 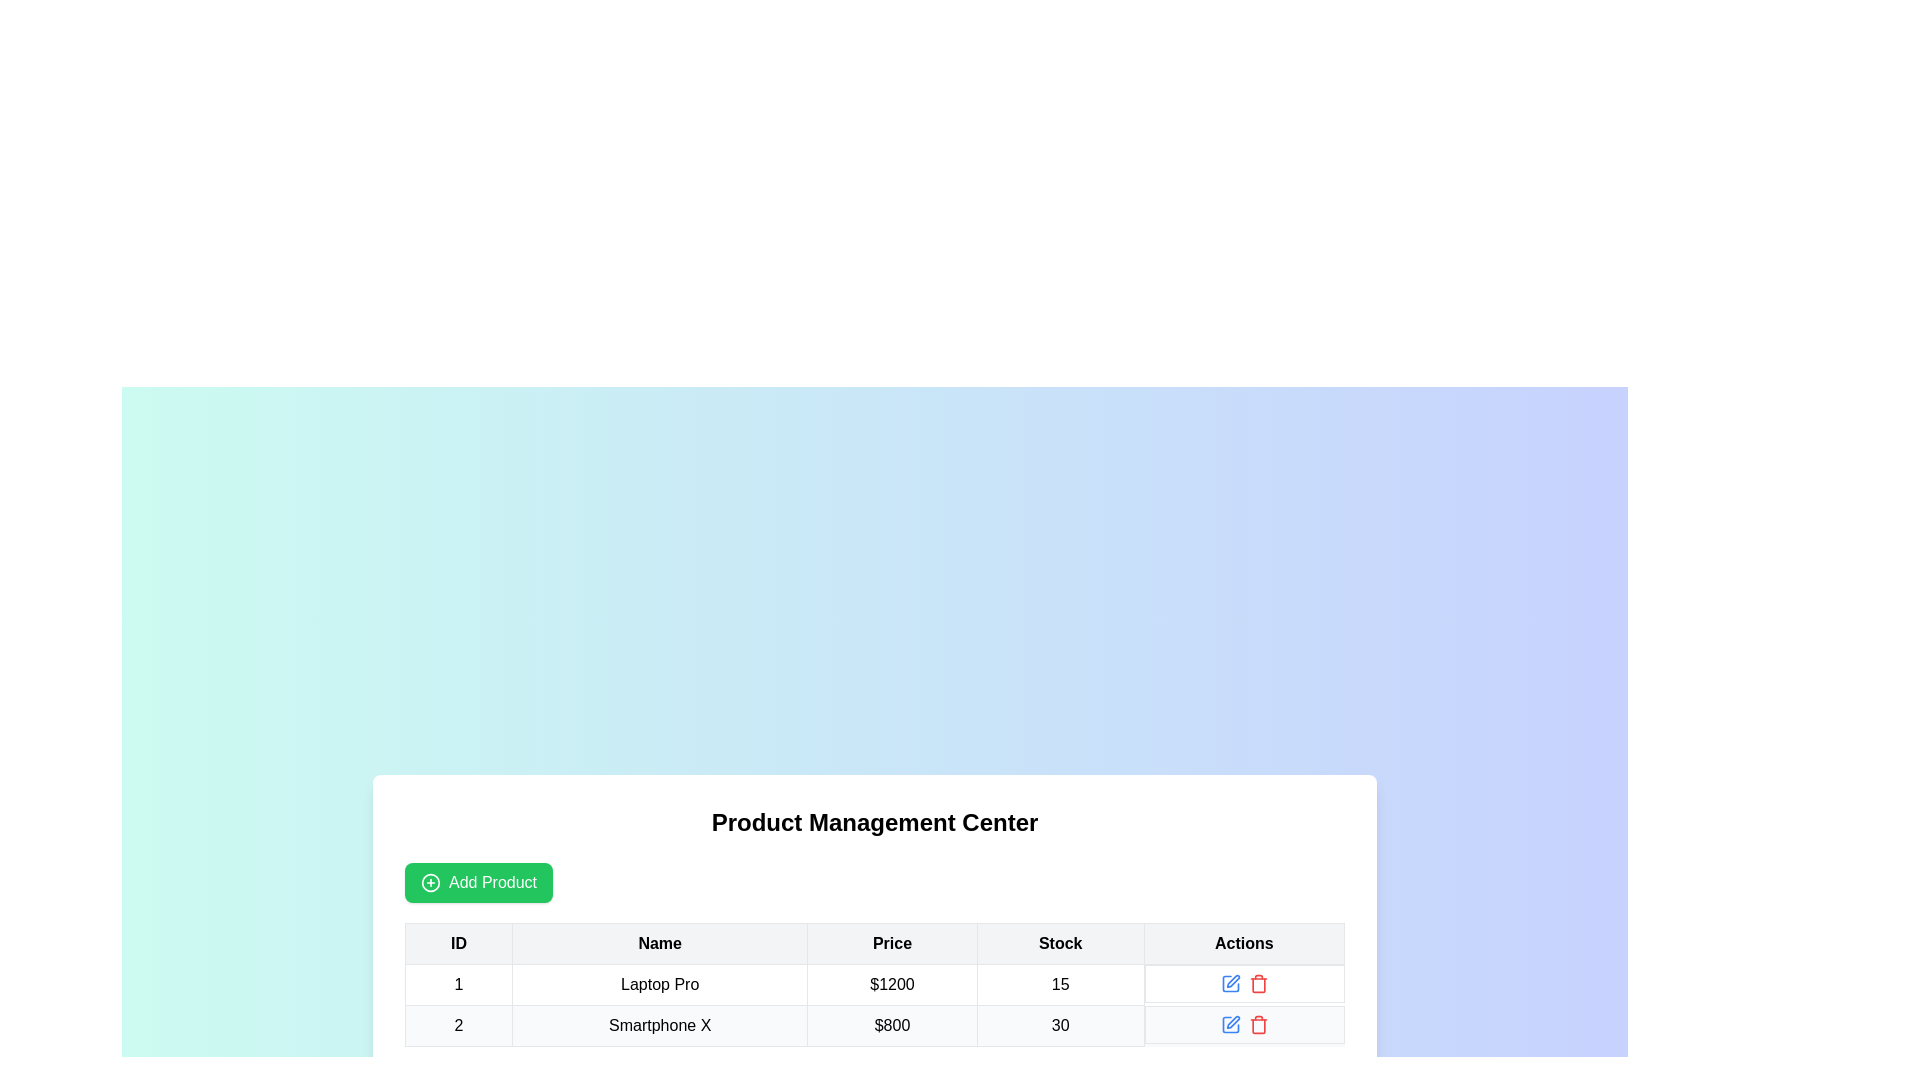 I want to click on the edit icon resembling a pen in the Actions column of the second row of the data table, so click(x=1232, y=1022).